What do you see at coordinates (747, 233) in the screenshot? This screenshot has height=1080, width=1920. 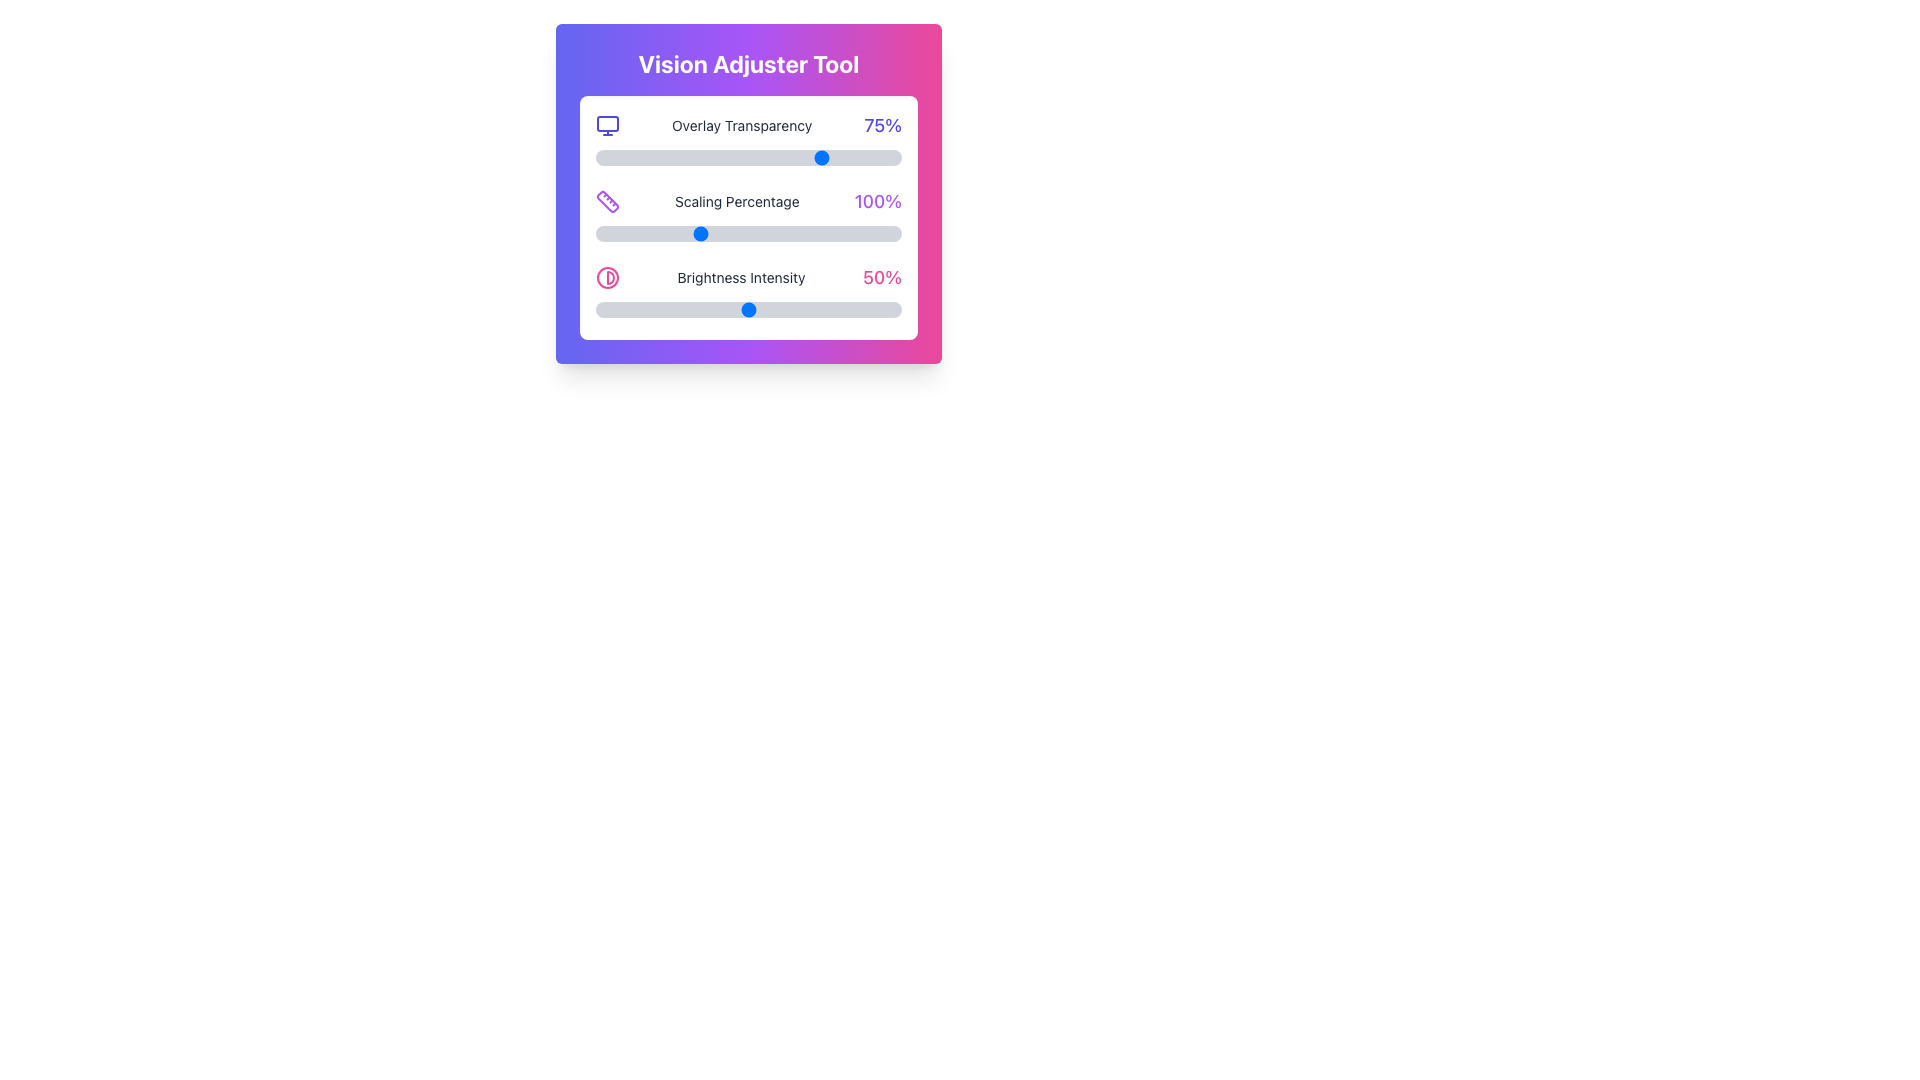 I see `the track of the Scaling Percentage slider to set a value between 50 and 200` at bounding box center [747, 233].